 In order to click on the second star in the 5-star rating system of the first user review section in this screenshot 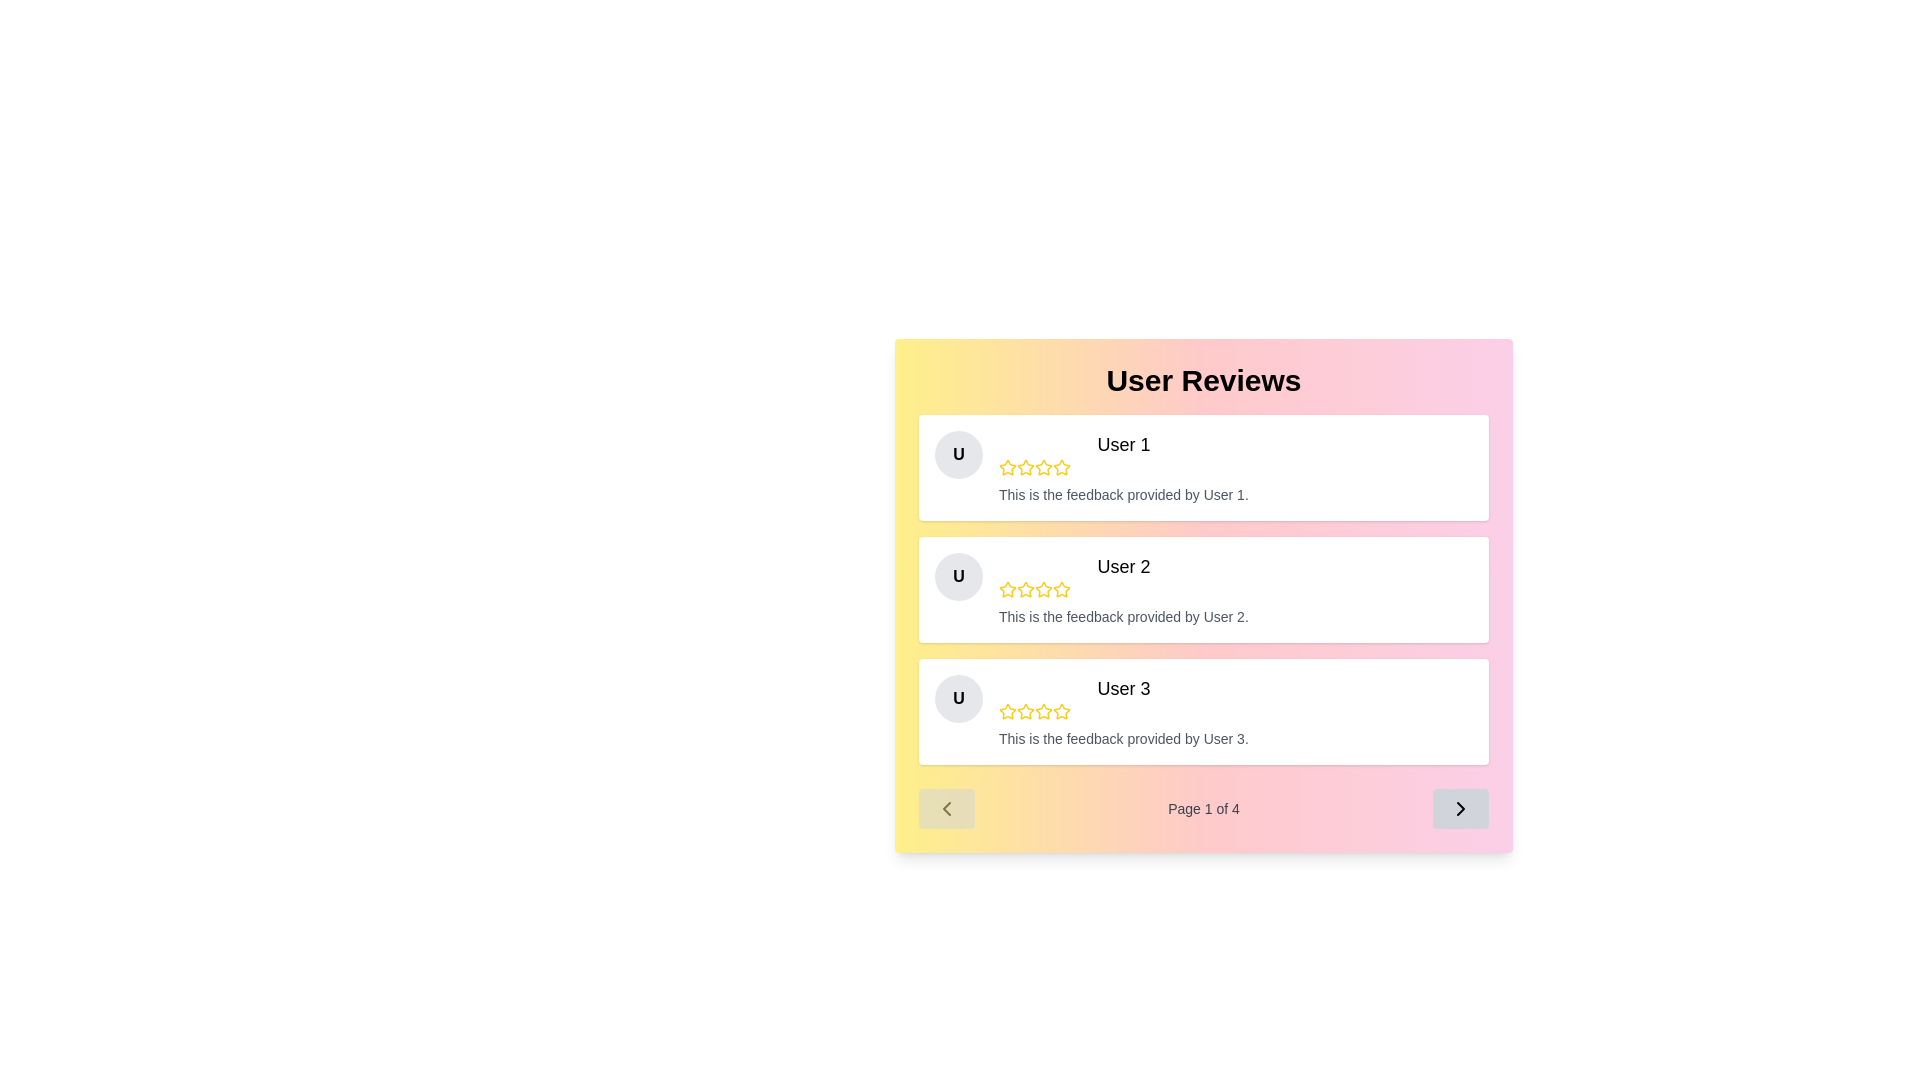, I will do `click(1026, 467)`.